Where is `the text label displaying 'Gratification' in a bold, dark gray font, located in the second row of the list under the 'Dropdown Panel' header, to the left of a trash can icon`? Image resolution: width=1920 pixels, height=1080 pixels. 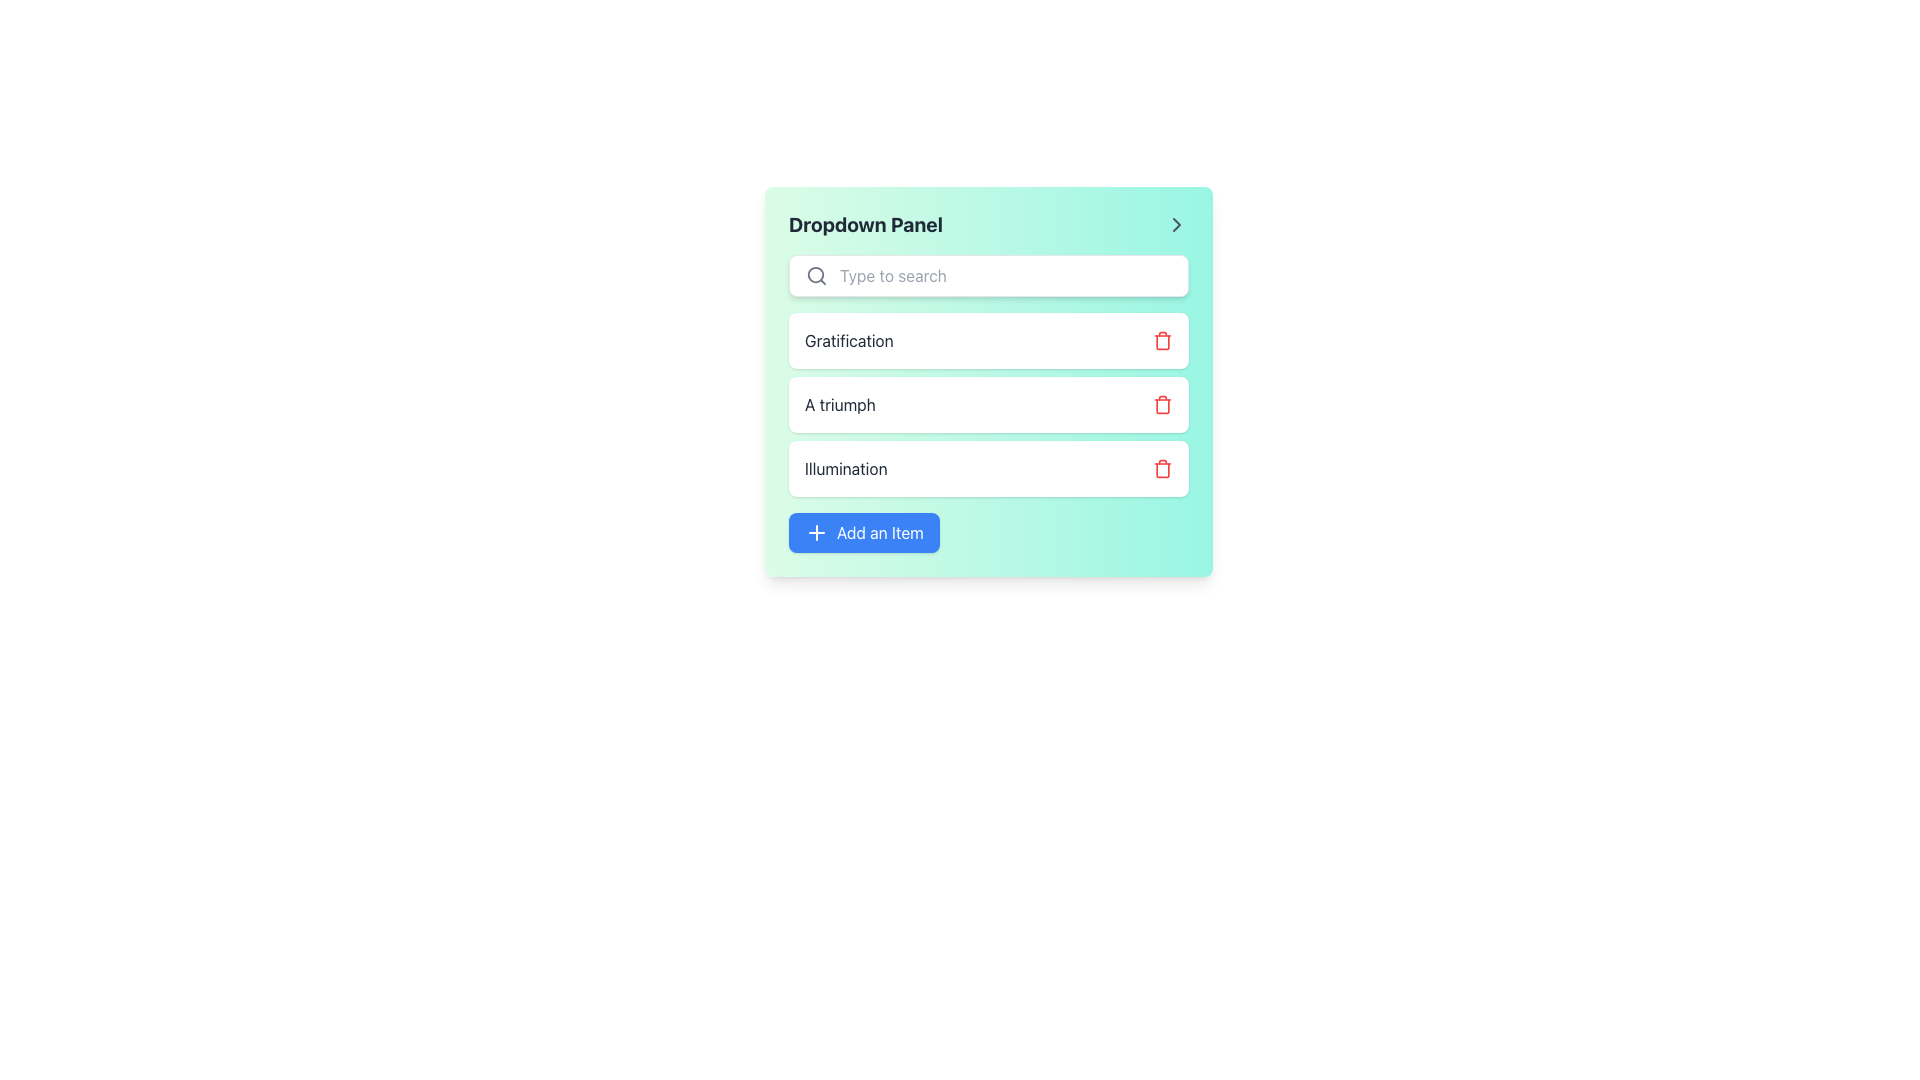 the text label displaying 'Gratification' in a bold, dark gray font, located in the second row of the list under the 'Dropdown Panel' header, to the left of a trash can icon is located at coordinates (849, 339).